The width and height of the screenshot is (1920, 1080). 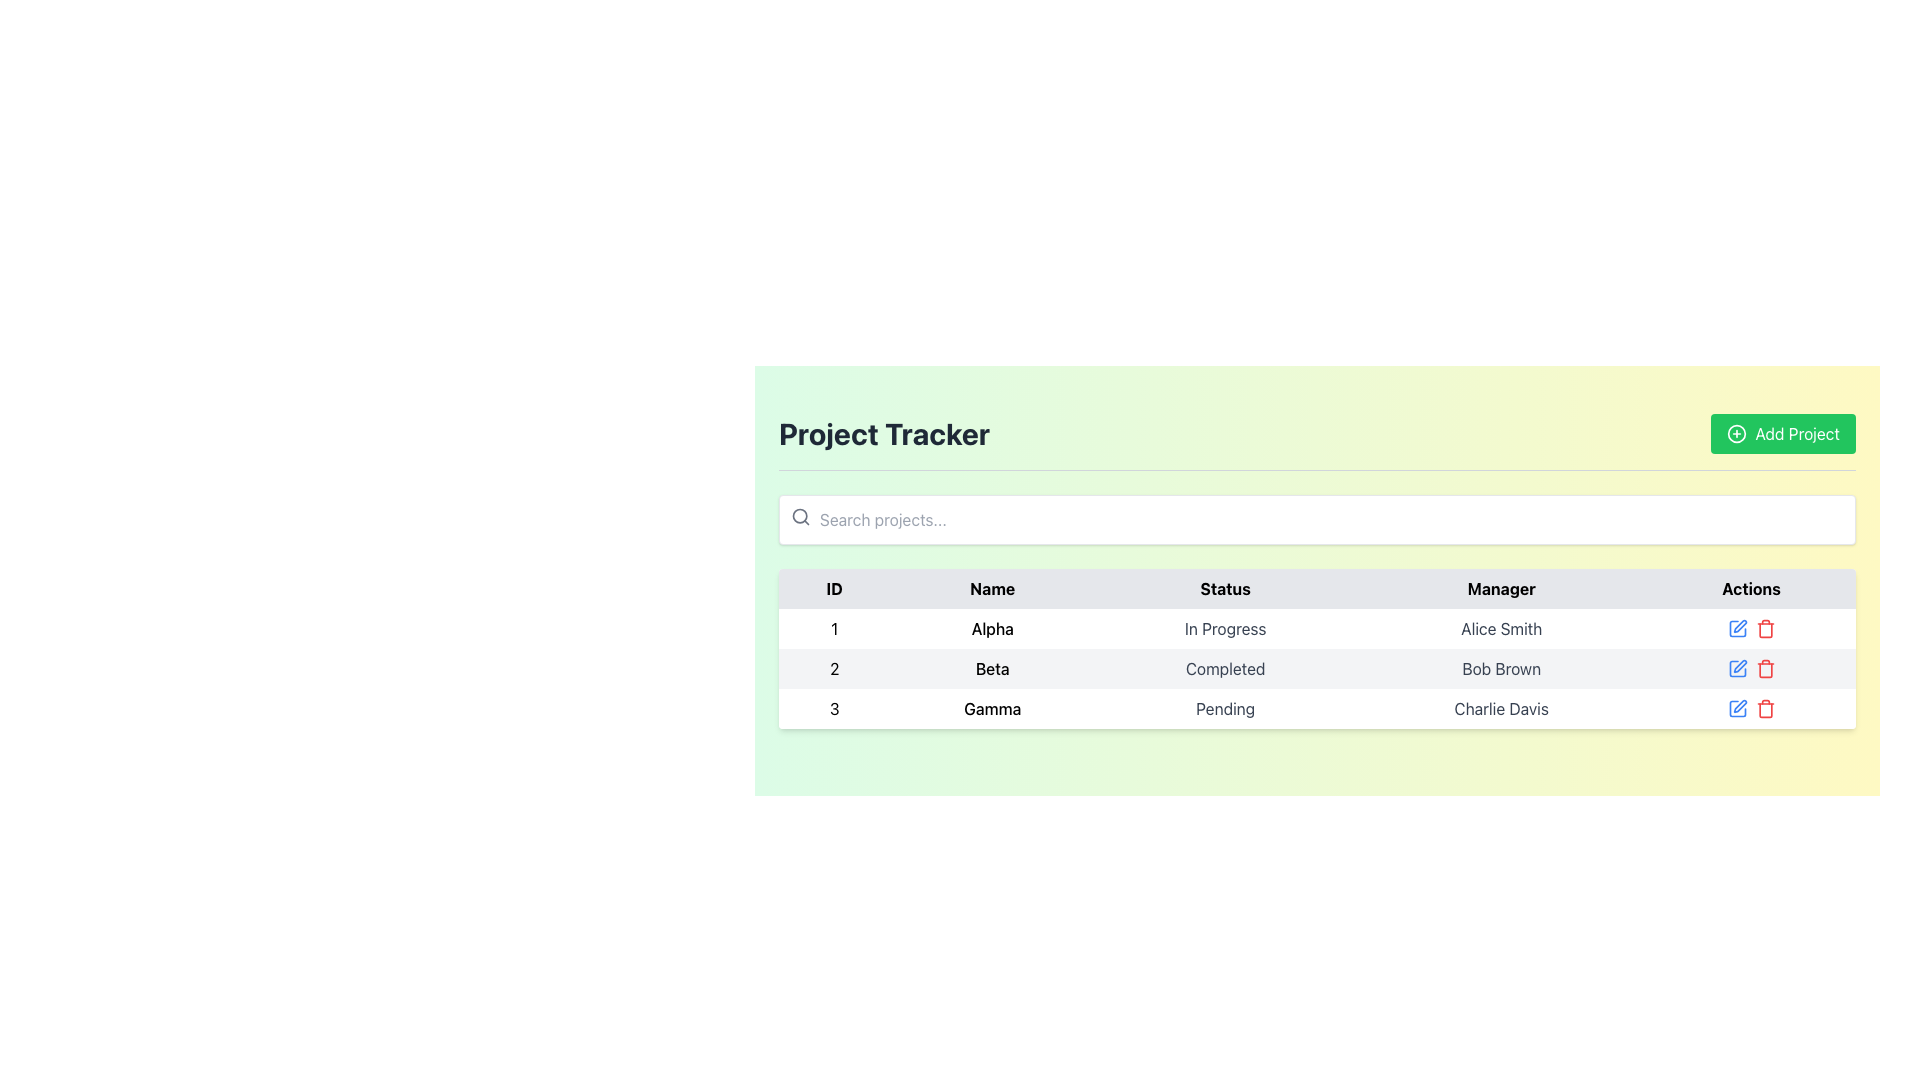 I want to click on the edit icon located in the 'Actions' column of the table, specifically in the second row corresponding, so click(x=1736, y=668).